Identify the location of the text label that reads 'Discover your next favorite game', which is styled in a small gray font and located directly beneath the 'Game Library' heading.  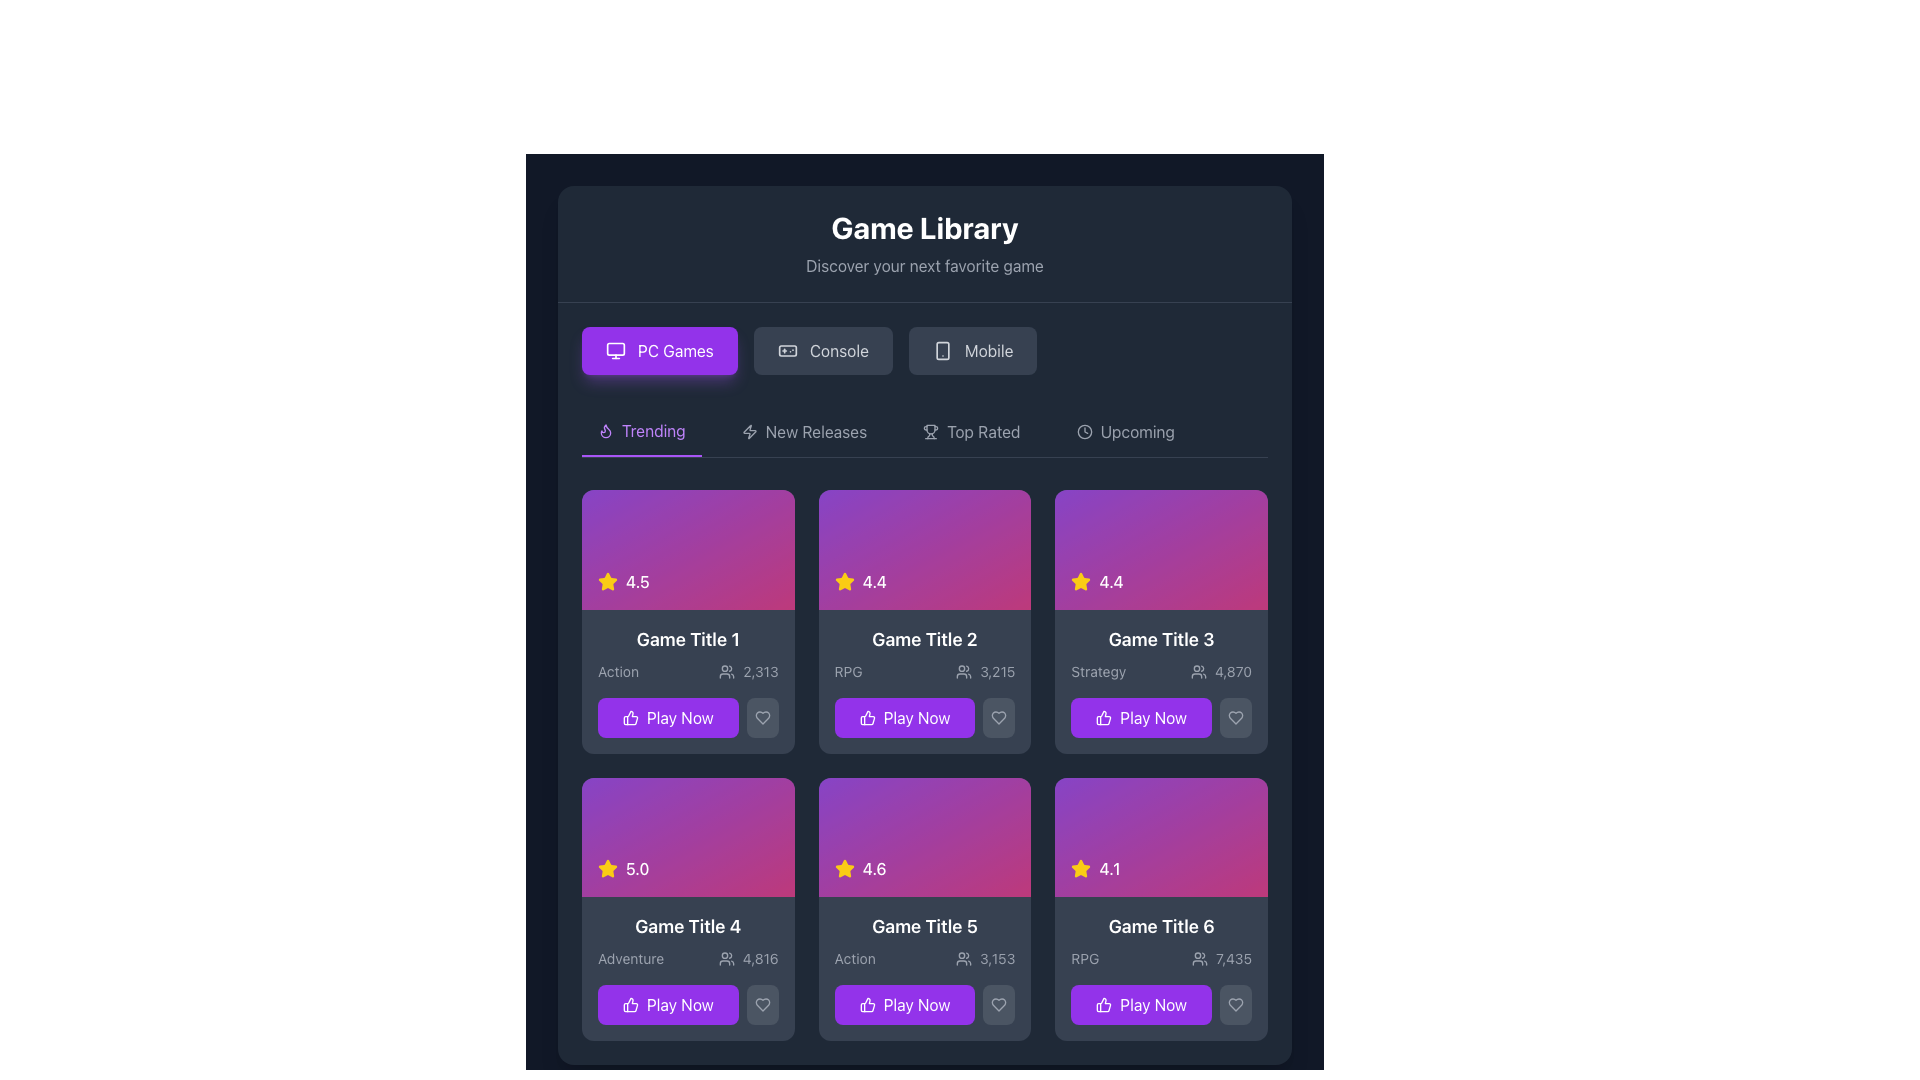
(924, 265).